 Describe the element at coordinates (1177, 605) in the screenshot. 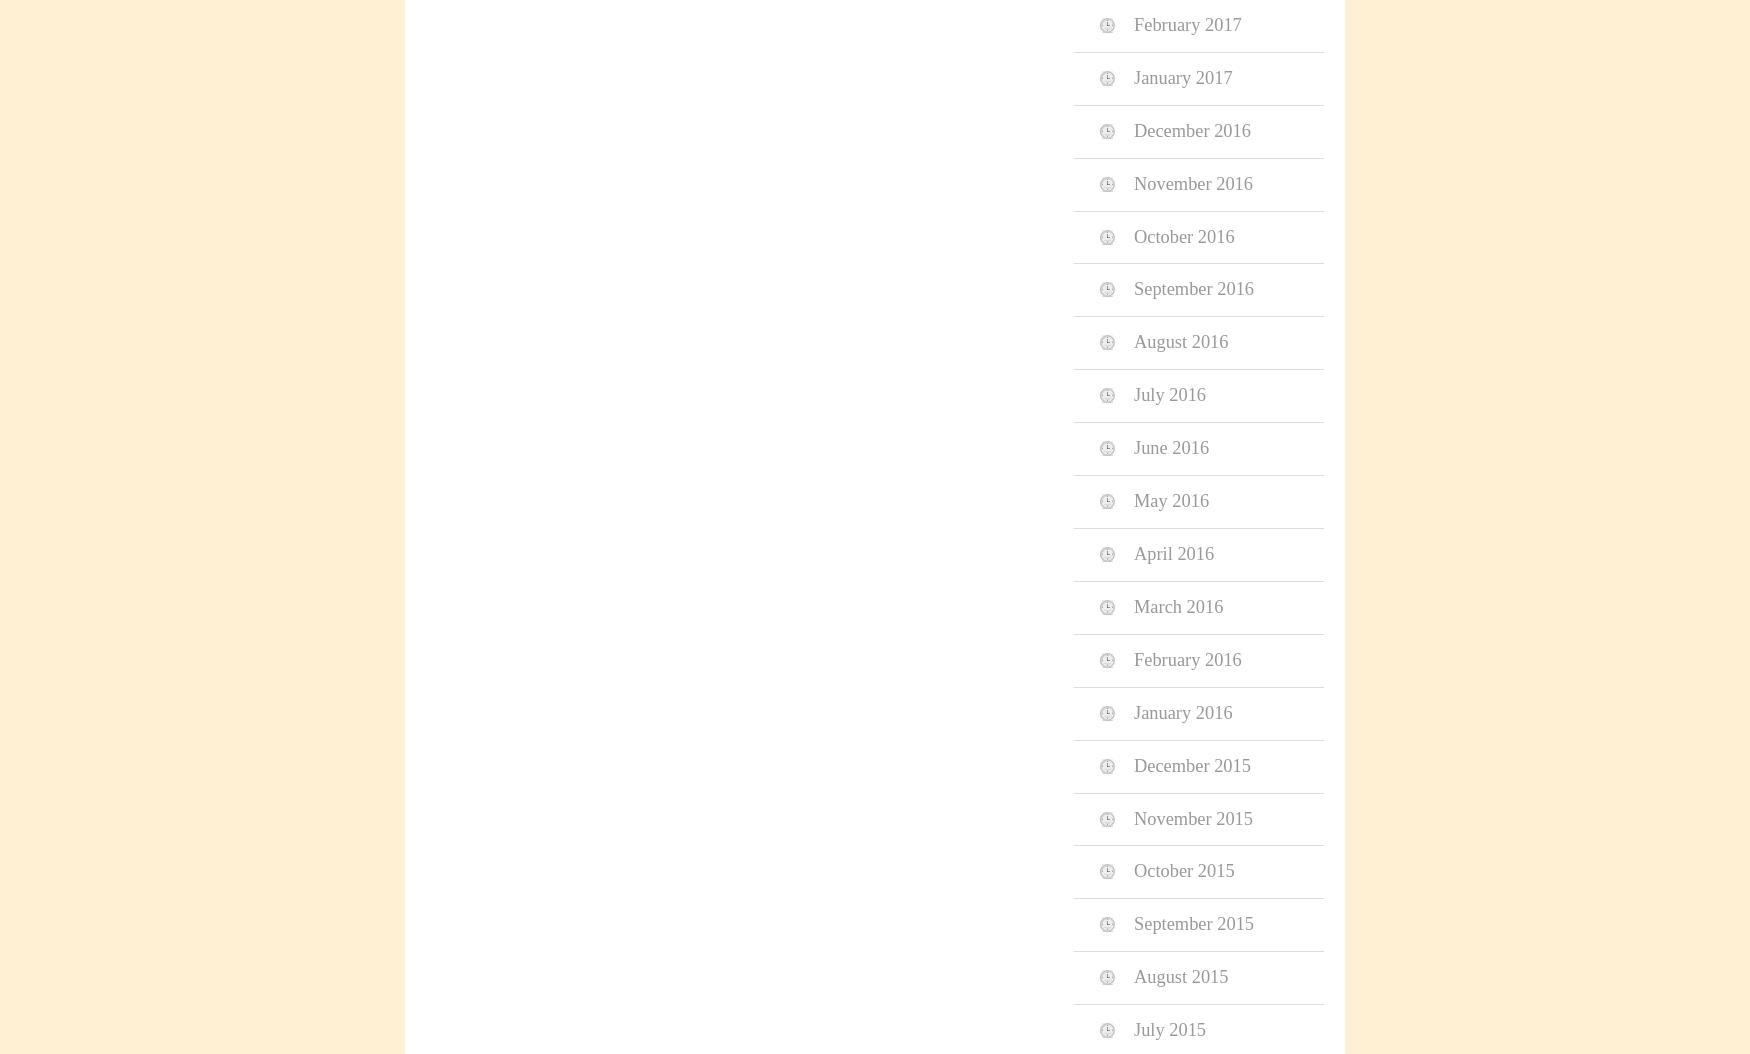

I see `'March 2016'` at that location.